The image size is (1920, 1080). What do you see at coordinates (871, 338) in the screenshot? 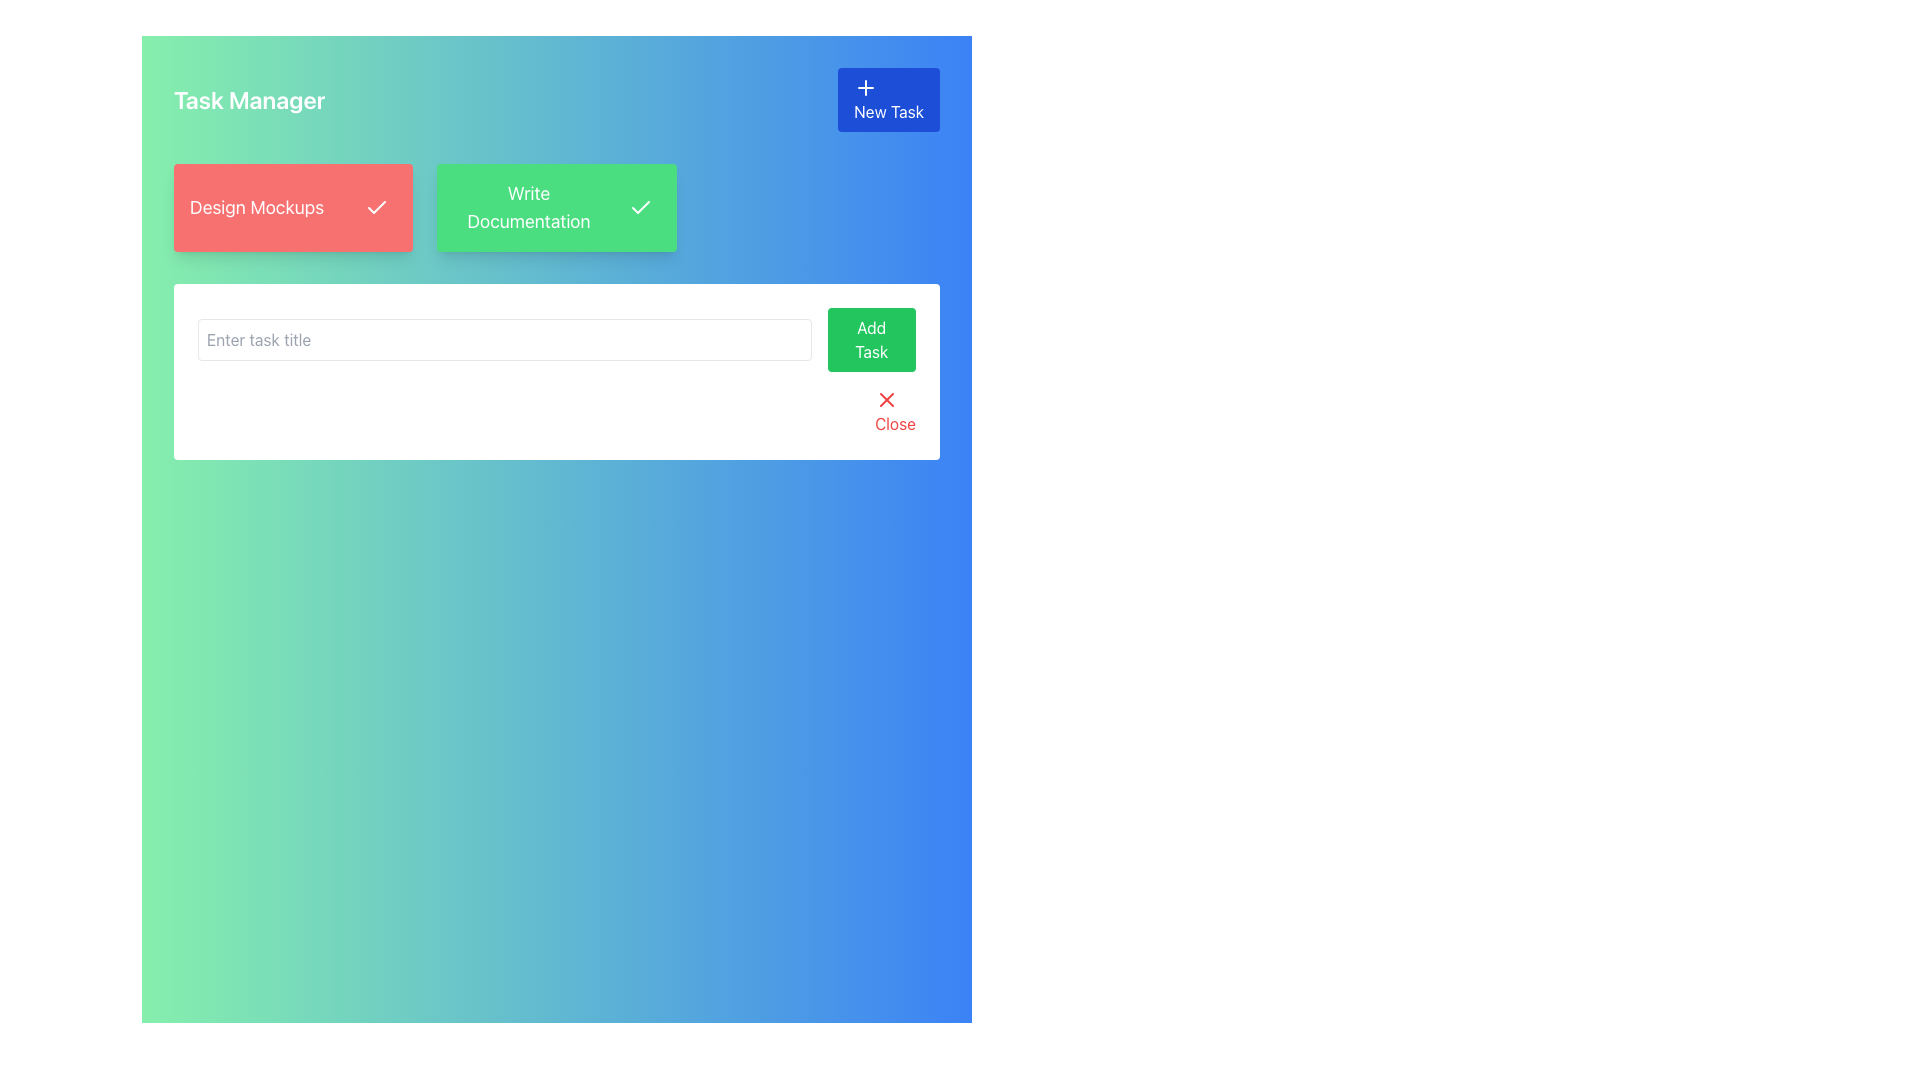
I see `the button located at the bottom right corner of the white rectangle, which is positioned immediately to the right of the associated text input field` at bounding box center [871, 338].